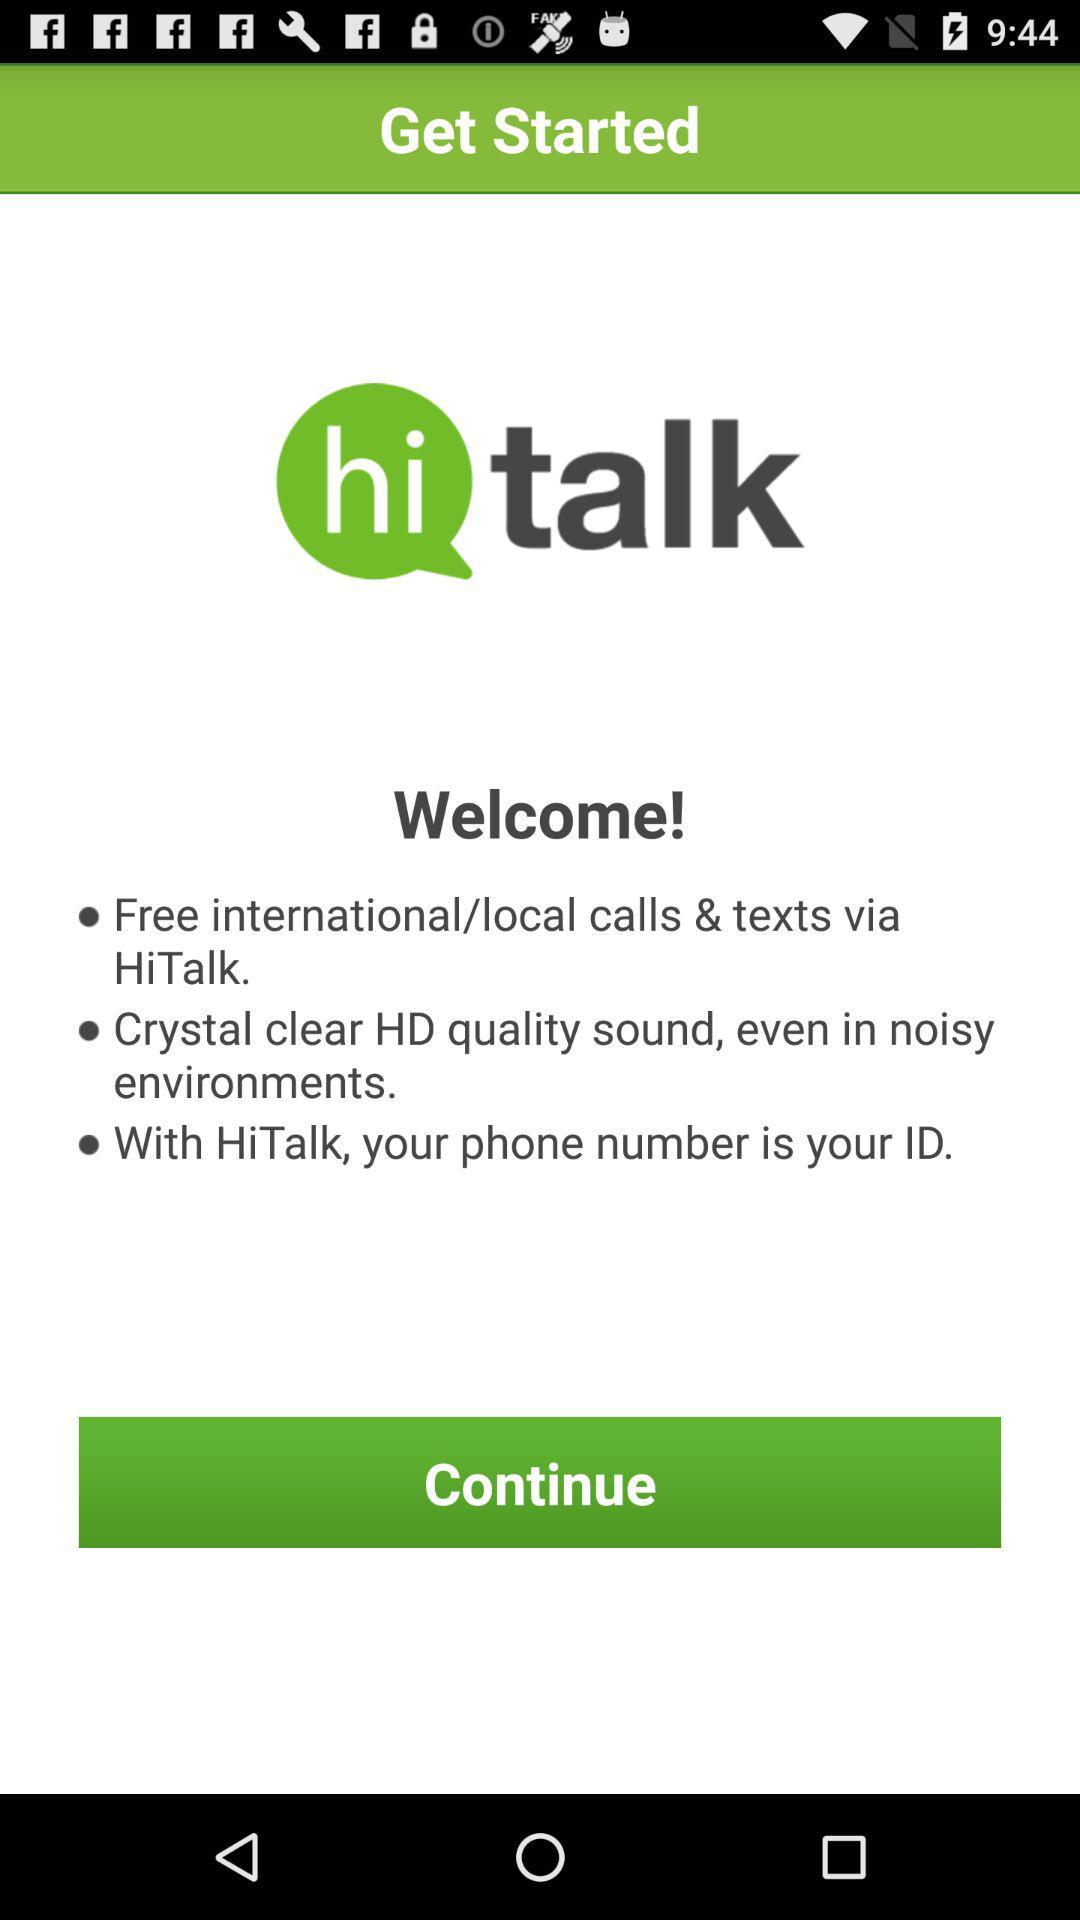 This screenshot has height=1920, width=1080. I want to click on the continue, so click(540, 1482).